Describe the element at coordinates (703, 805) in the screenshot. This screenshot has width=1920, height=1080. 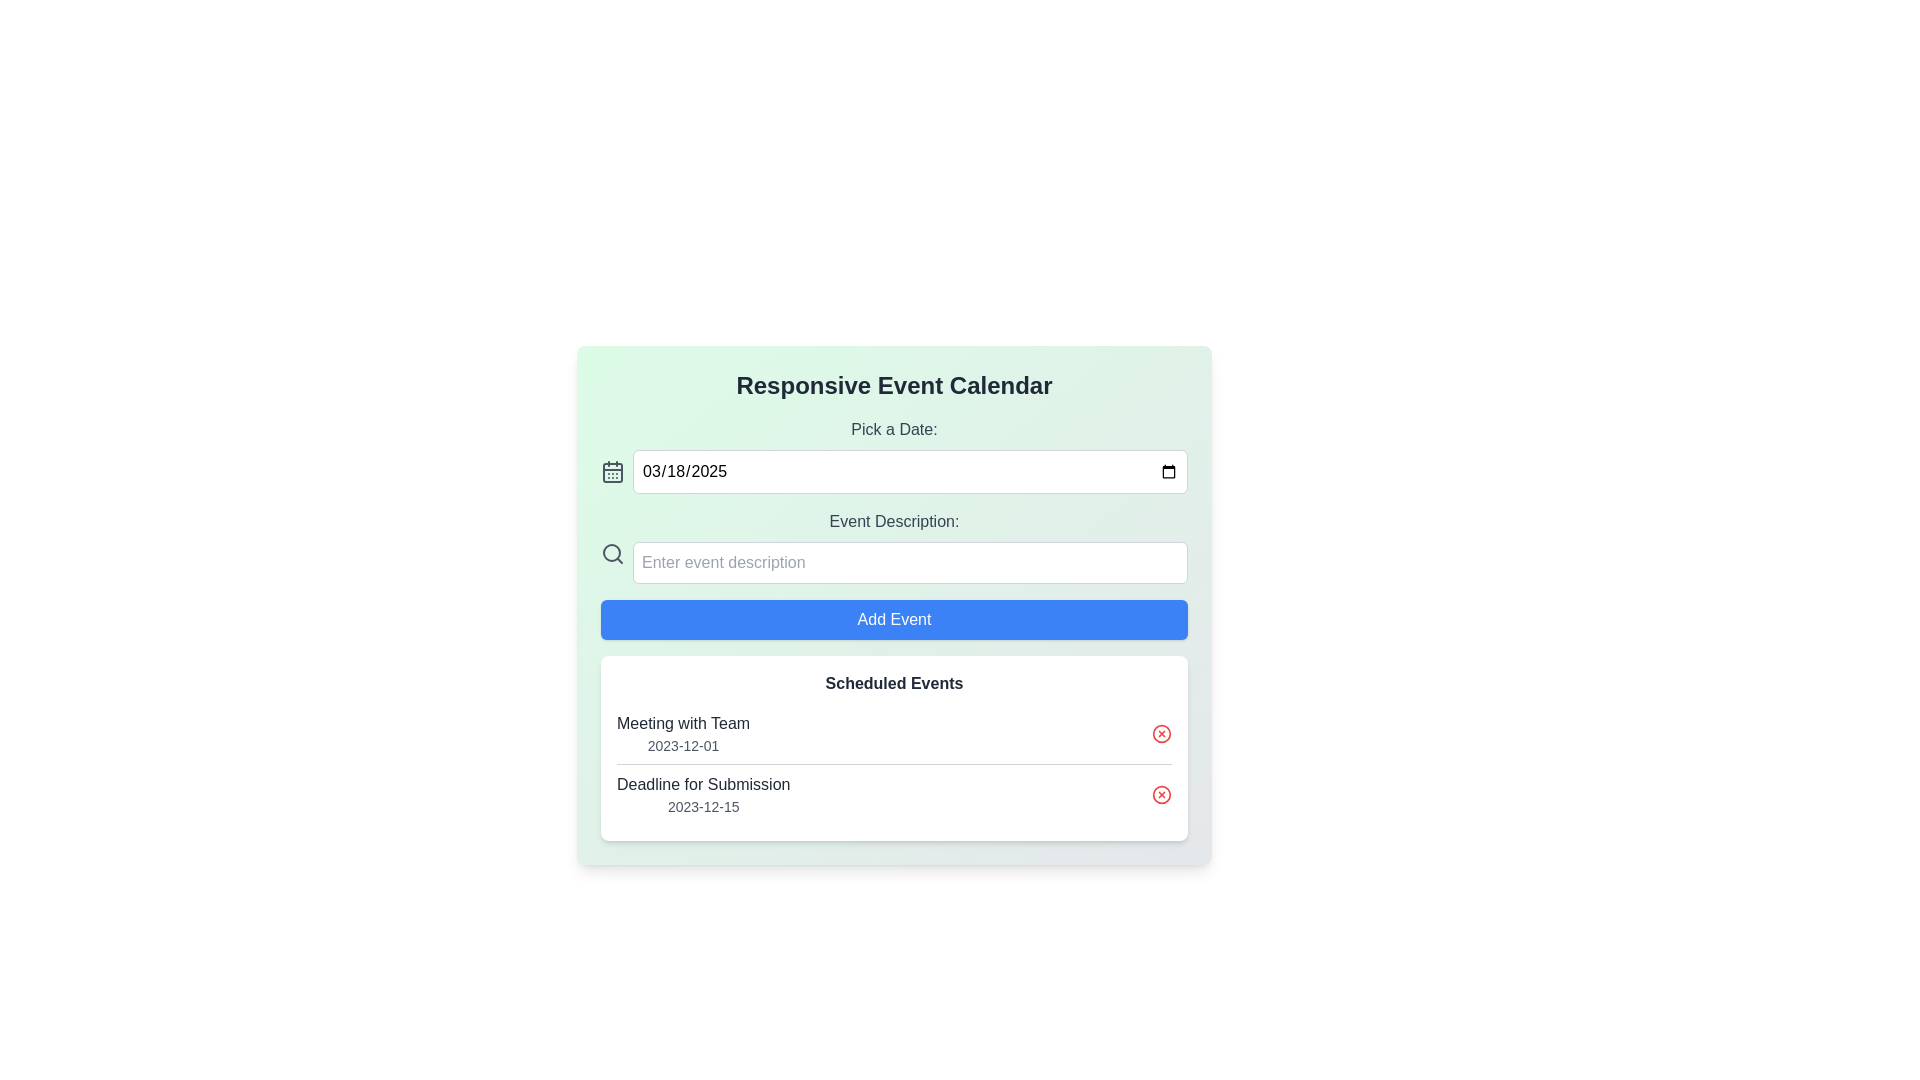
I see `date text label associated with the 'Deadline for Submission' event, located at the bottom right of the card containing the event details` at that location.